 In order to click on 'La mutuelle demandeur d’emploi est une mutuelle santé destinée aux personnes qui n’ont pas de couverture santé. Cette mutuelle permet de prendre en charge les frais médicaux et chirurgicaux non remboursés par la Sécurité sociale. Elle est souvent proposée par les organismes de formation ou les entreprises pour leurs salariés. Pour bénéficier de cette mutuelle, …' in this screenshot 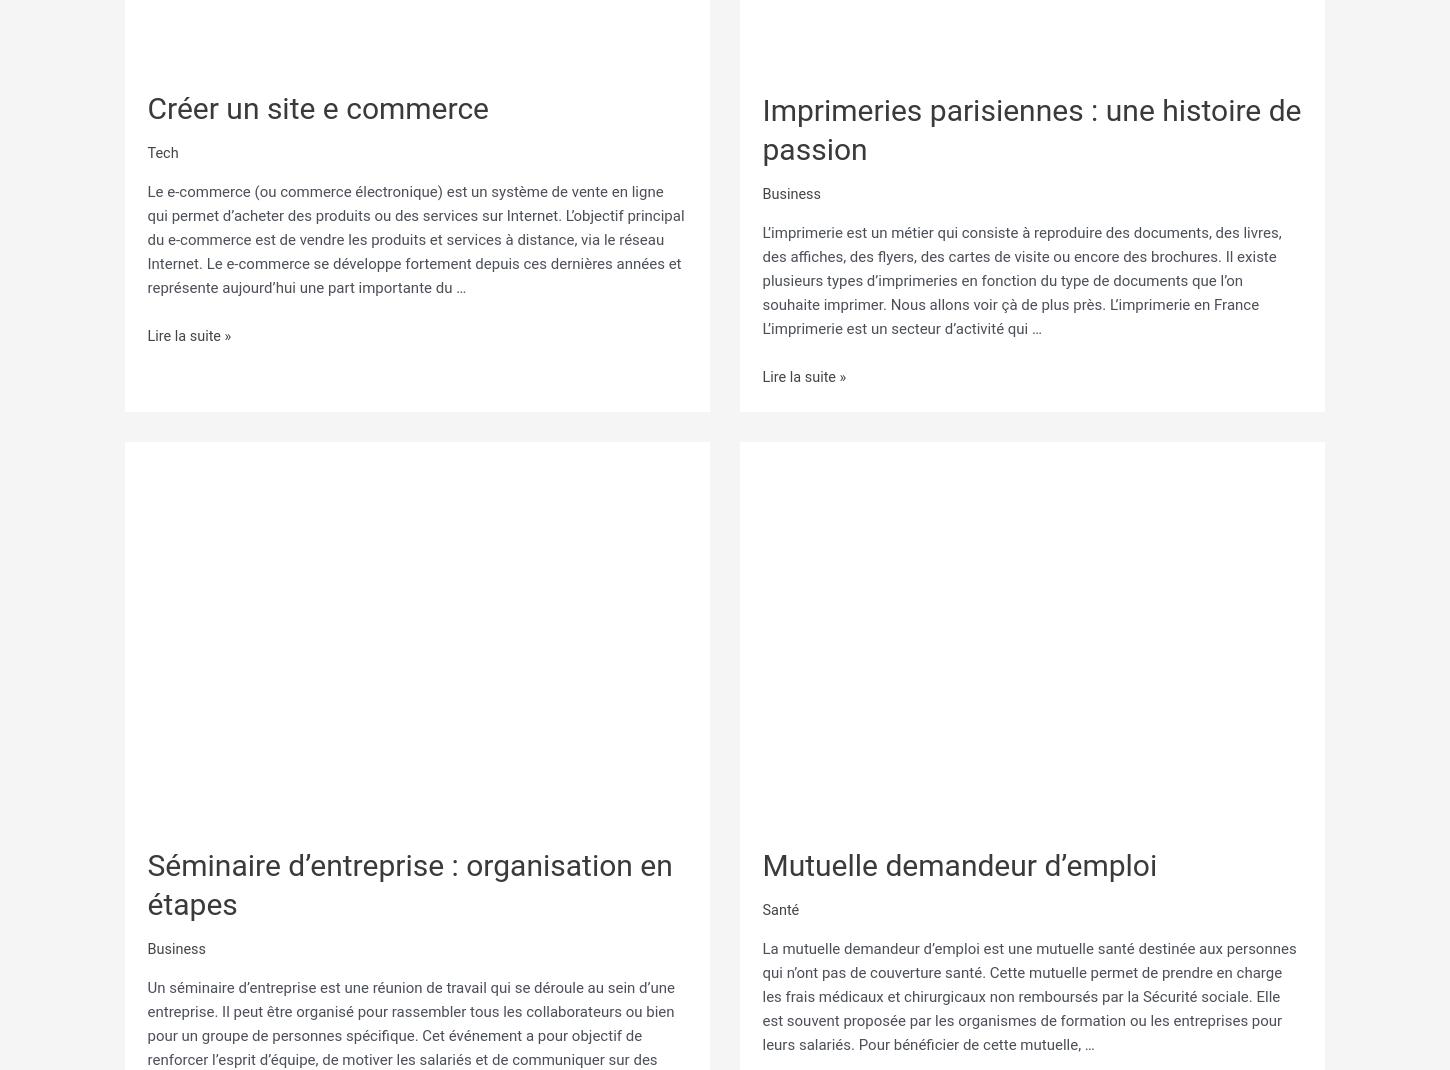, I will do `click(761, 989)`.